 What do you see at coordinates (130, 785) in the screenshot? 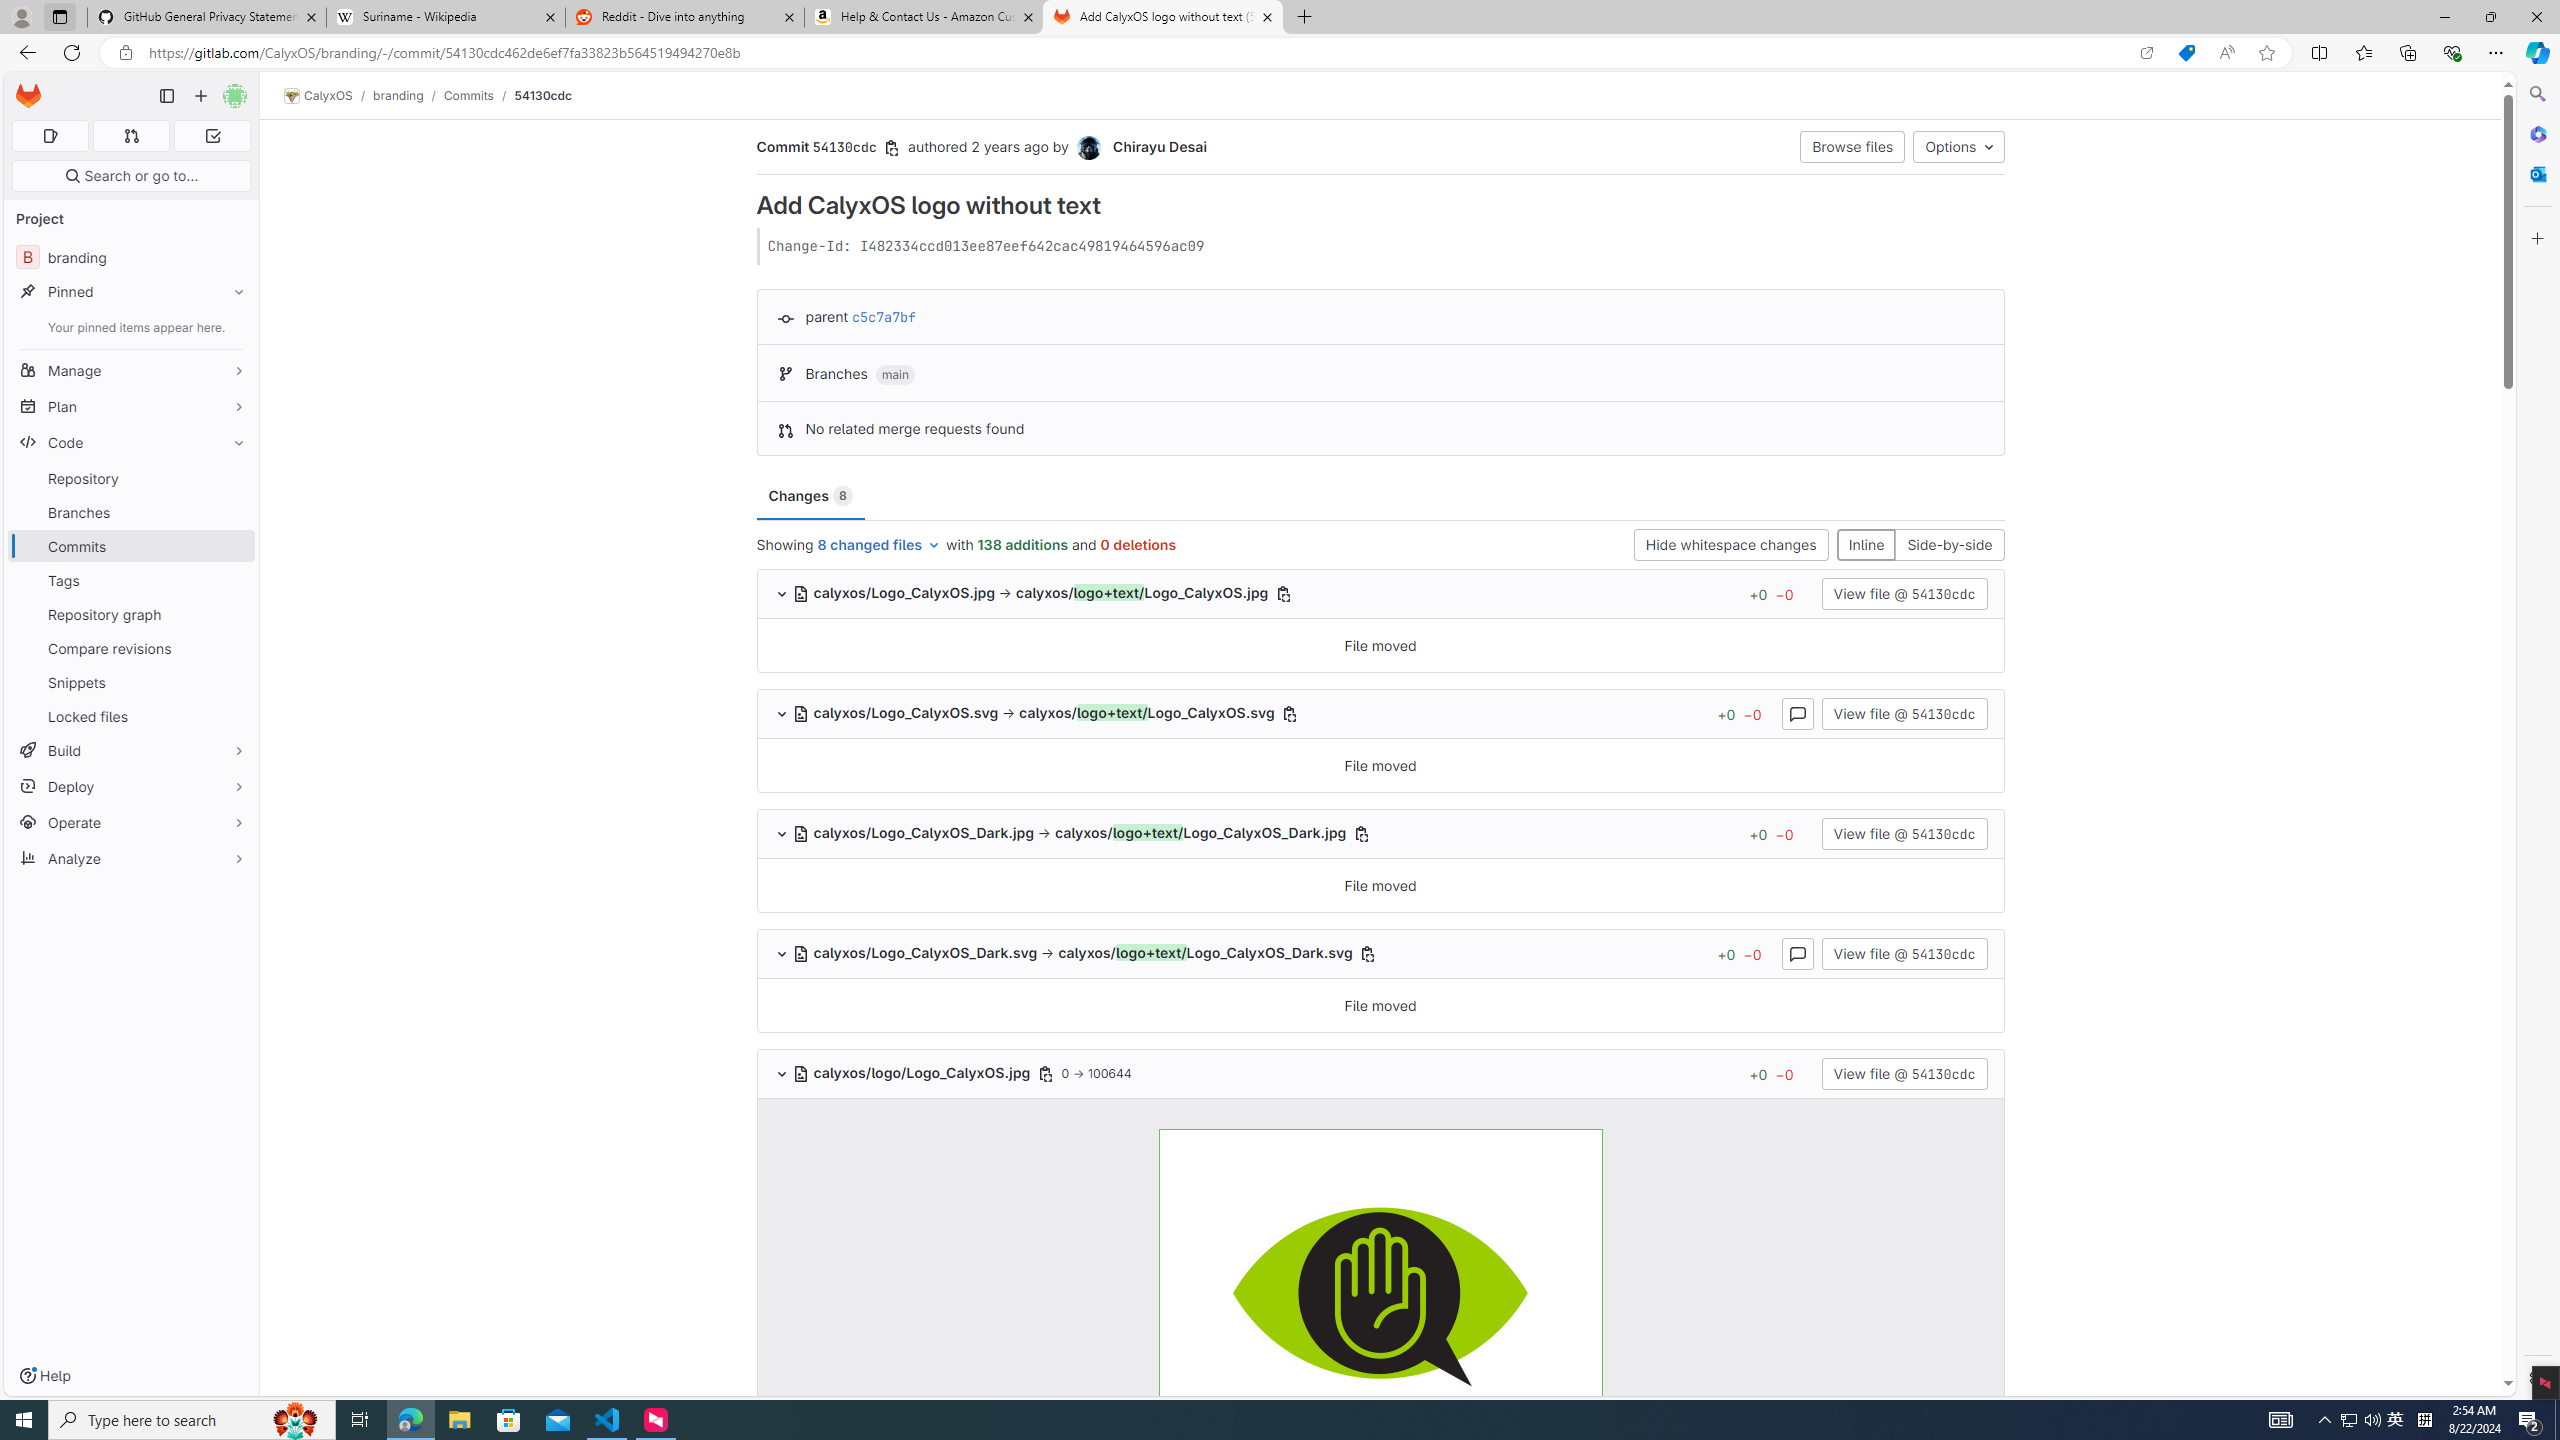
I see `'Deploy'` at bounding box center [130, 785].